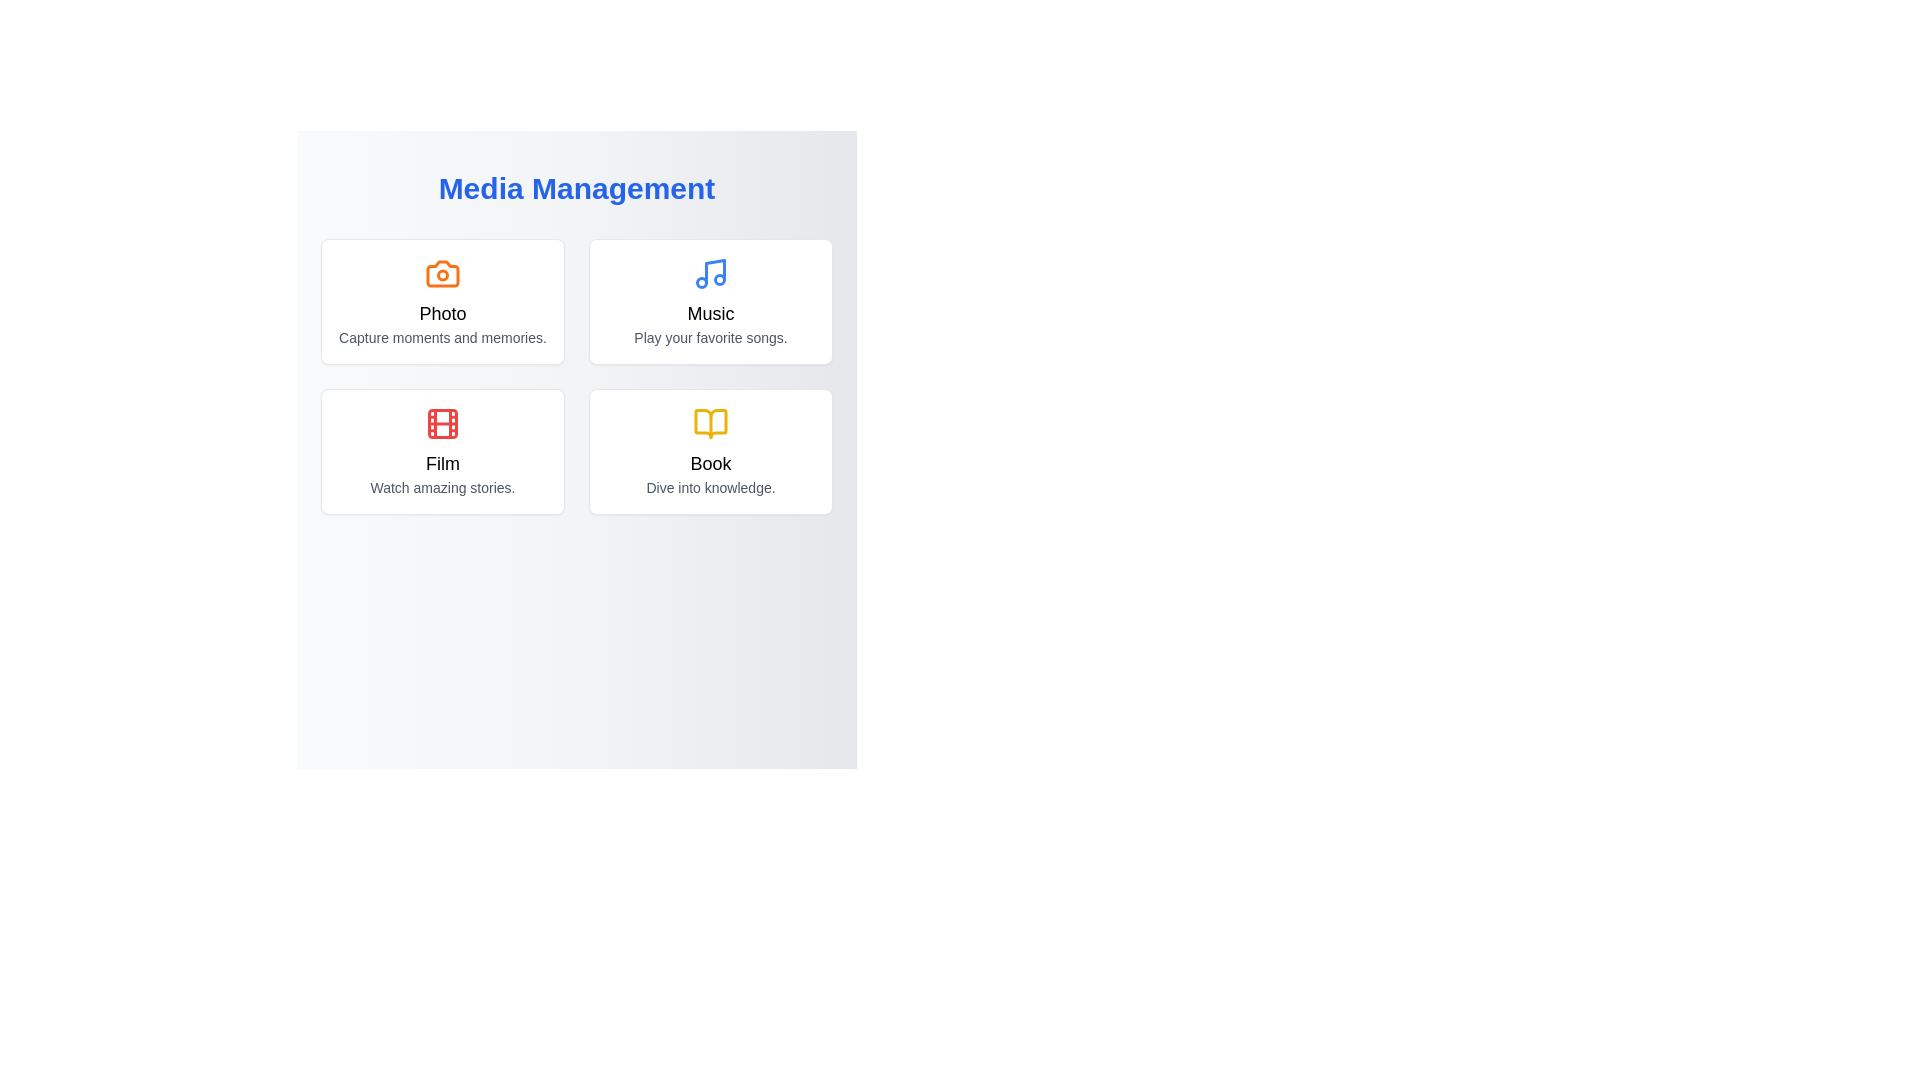 The image size is (1920, 1080). What do you see at coordinates (441, 301) in the screenshot?
I see `the 'Photo' navigation card located in the top-left of the grid layout` at bounding box center [441, 301].